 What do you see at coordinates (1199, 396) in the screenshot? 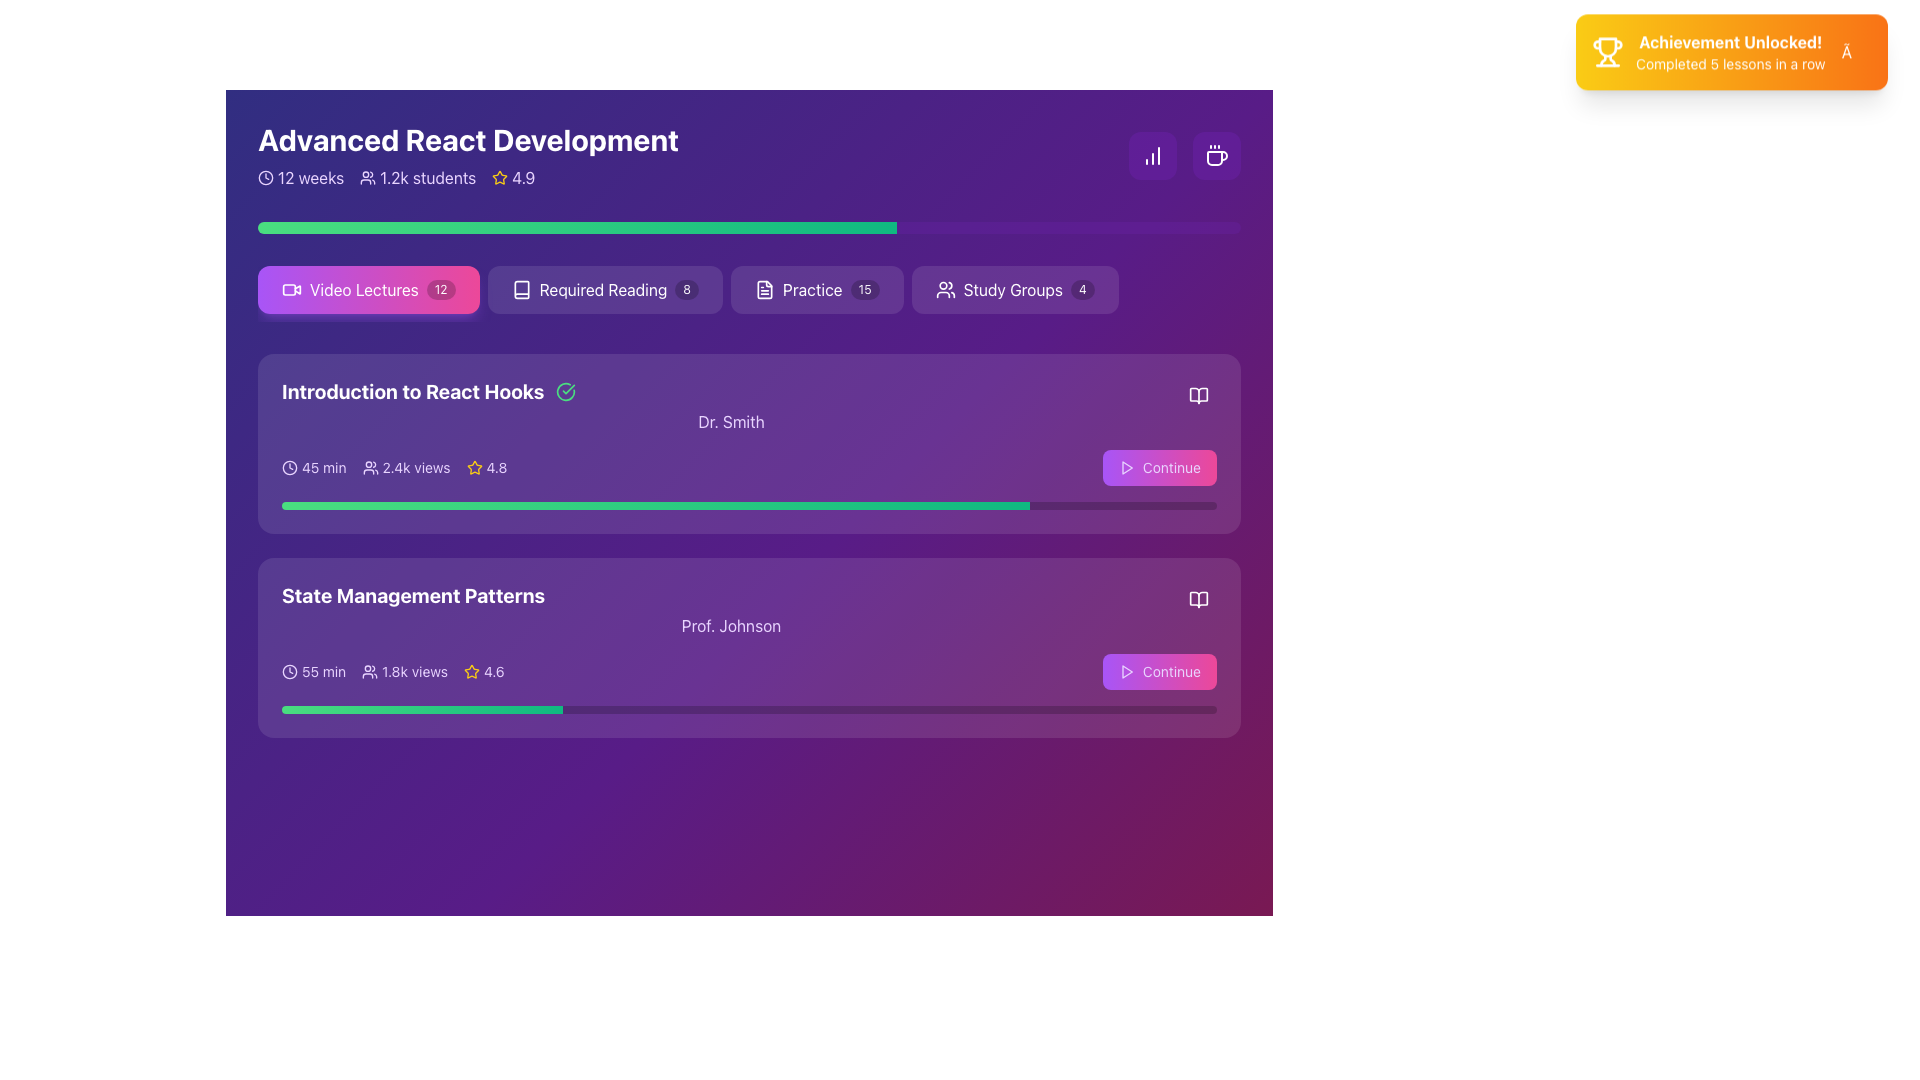
I see `the open book icon displayed in white on a dark purple background` at bounding box center [1199, 396].